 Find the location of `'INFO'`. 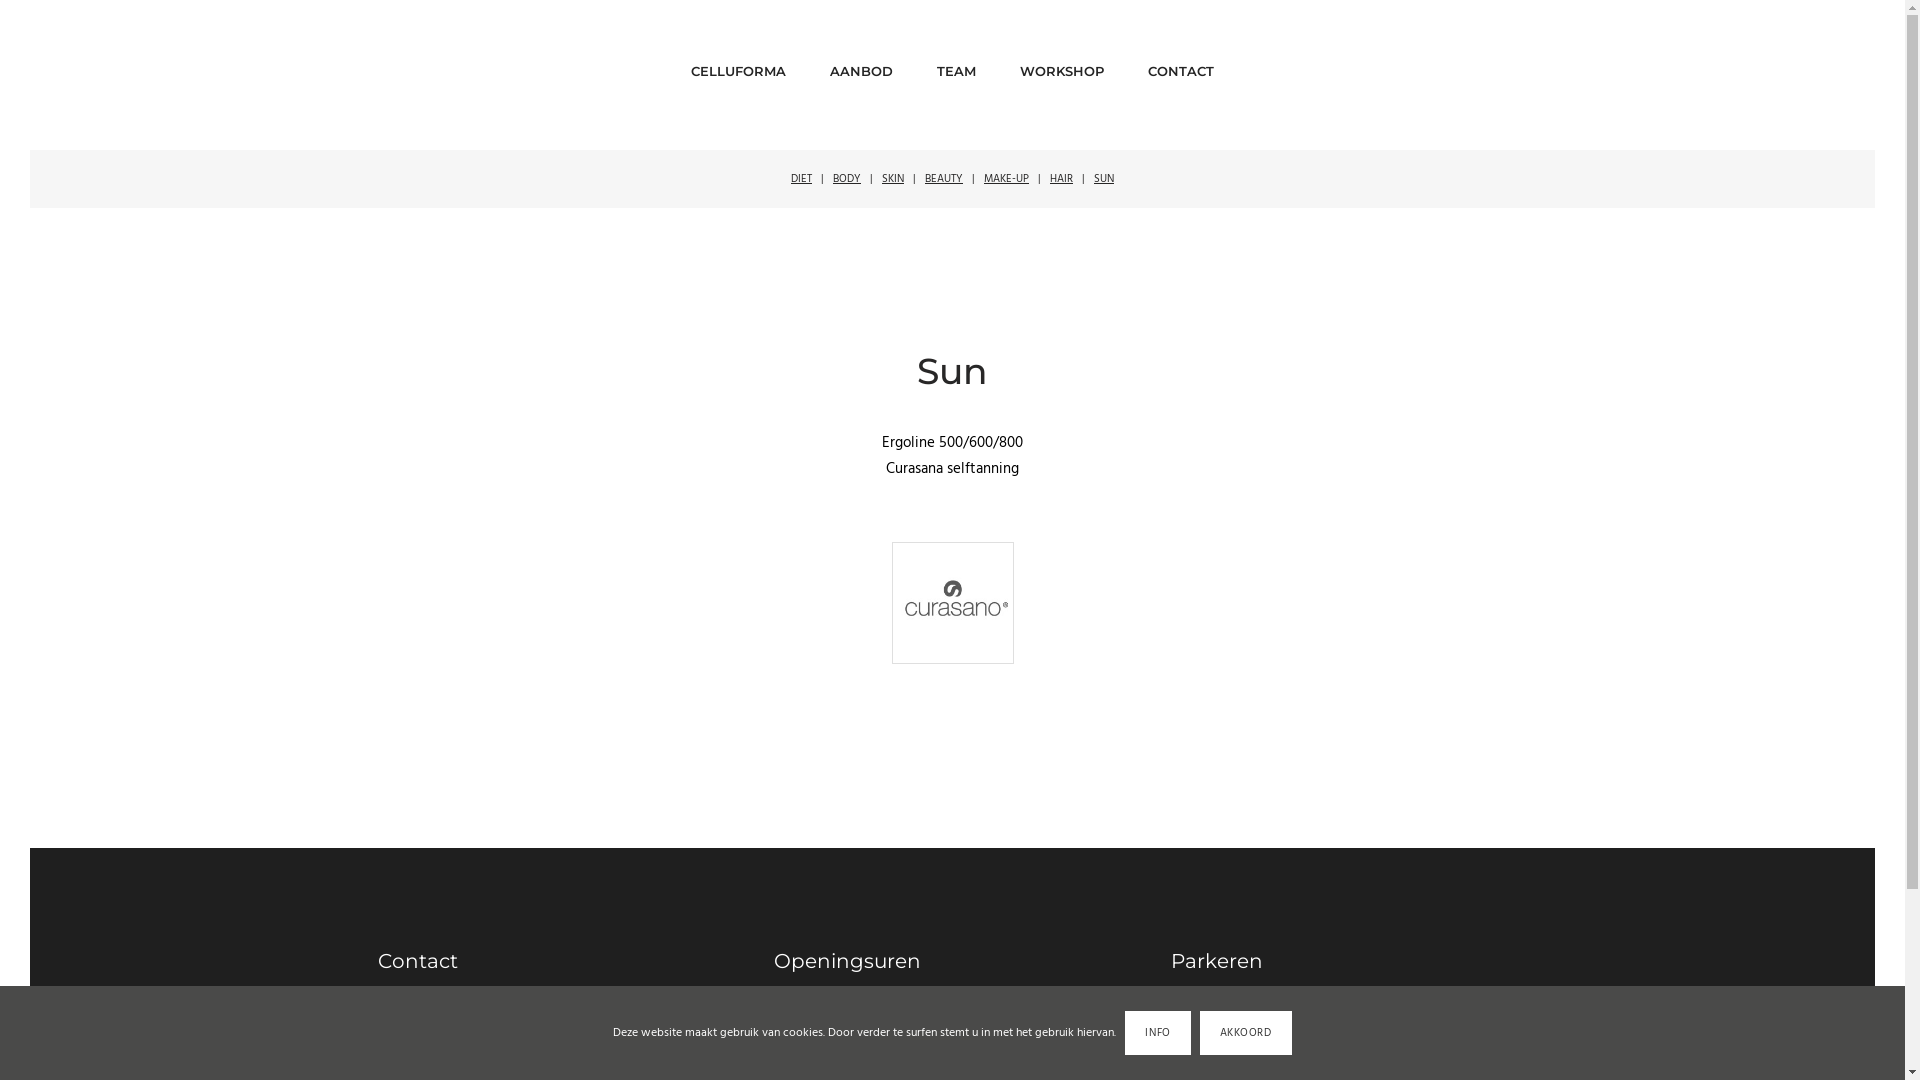

'INFO' is located at coordinates (1124, 1033).